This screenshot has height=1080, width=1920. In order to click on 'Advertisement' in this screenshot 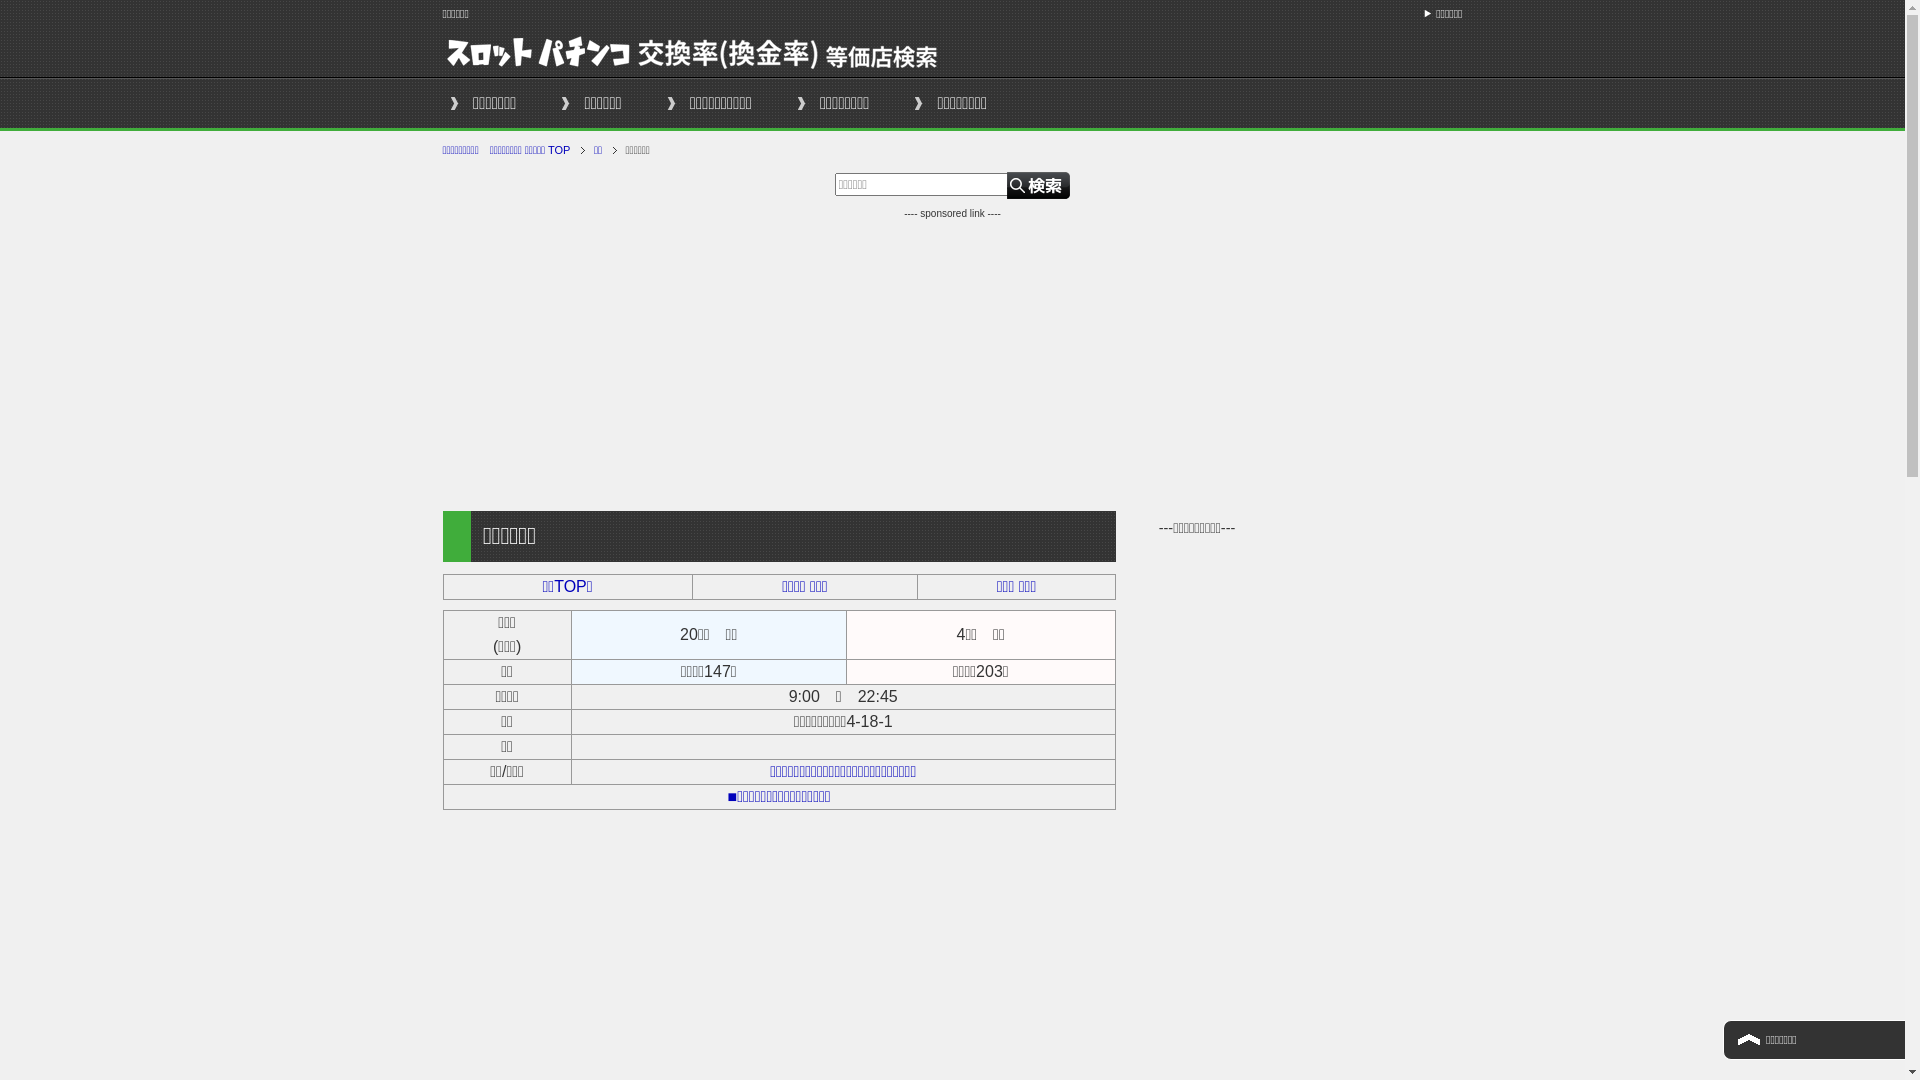, I will do `click(950, 361)`.